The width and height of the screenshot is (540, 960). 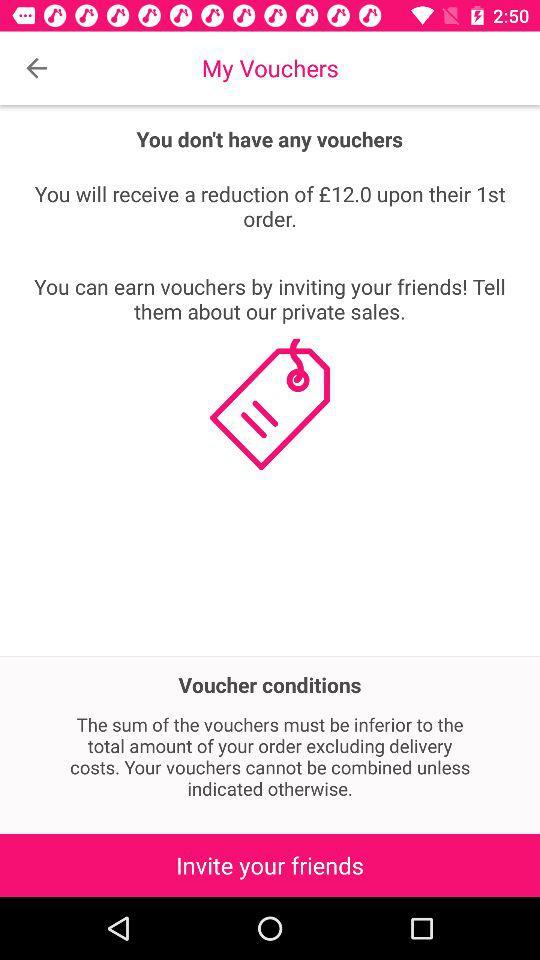 I want to click on the icon at the top left corner, so click(x=36, y=68).